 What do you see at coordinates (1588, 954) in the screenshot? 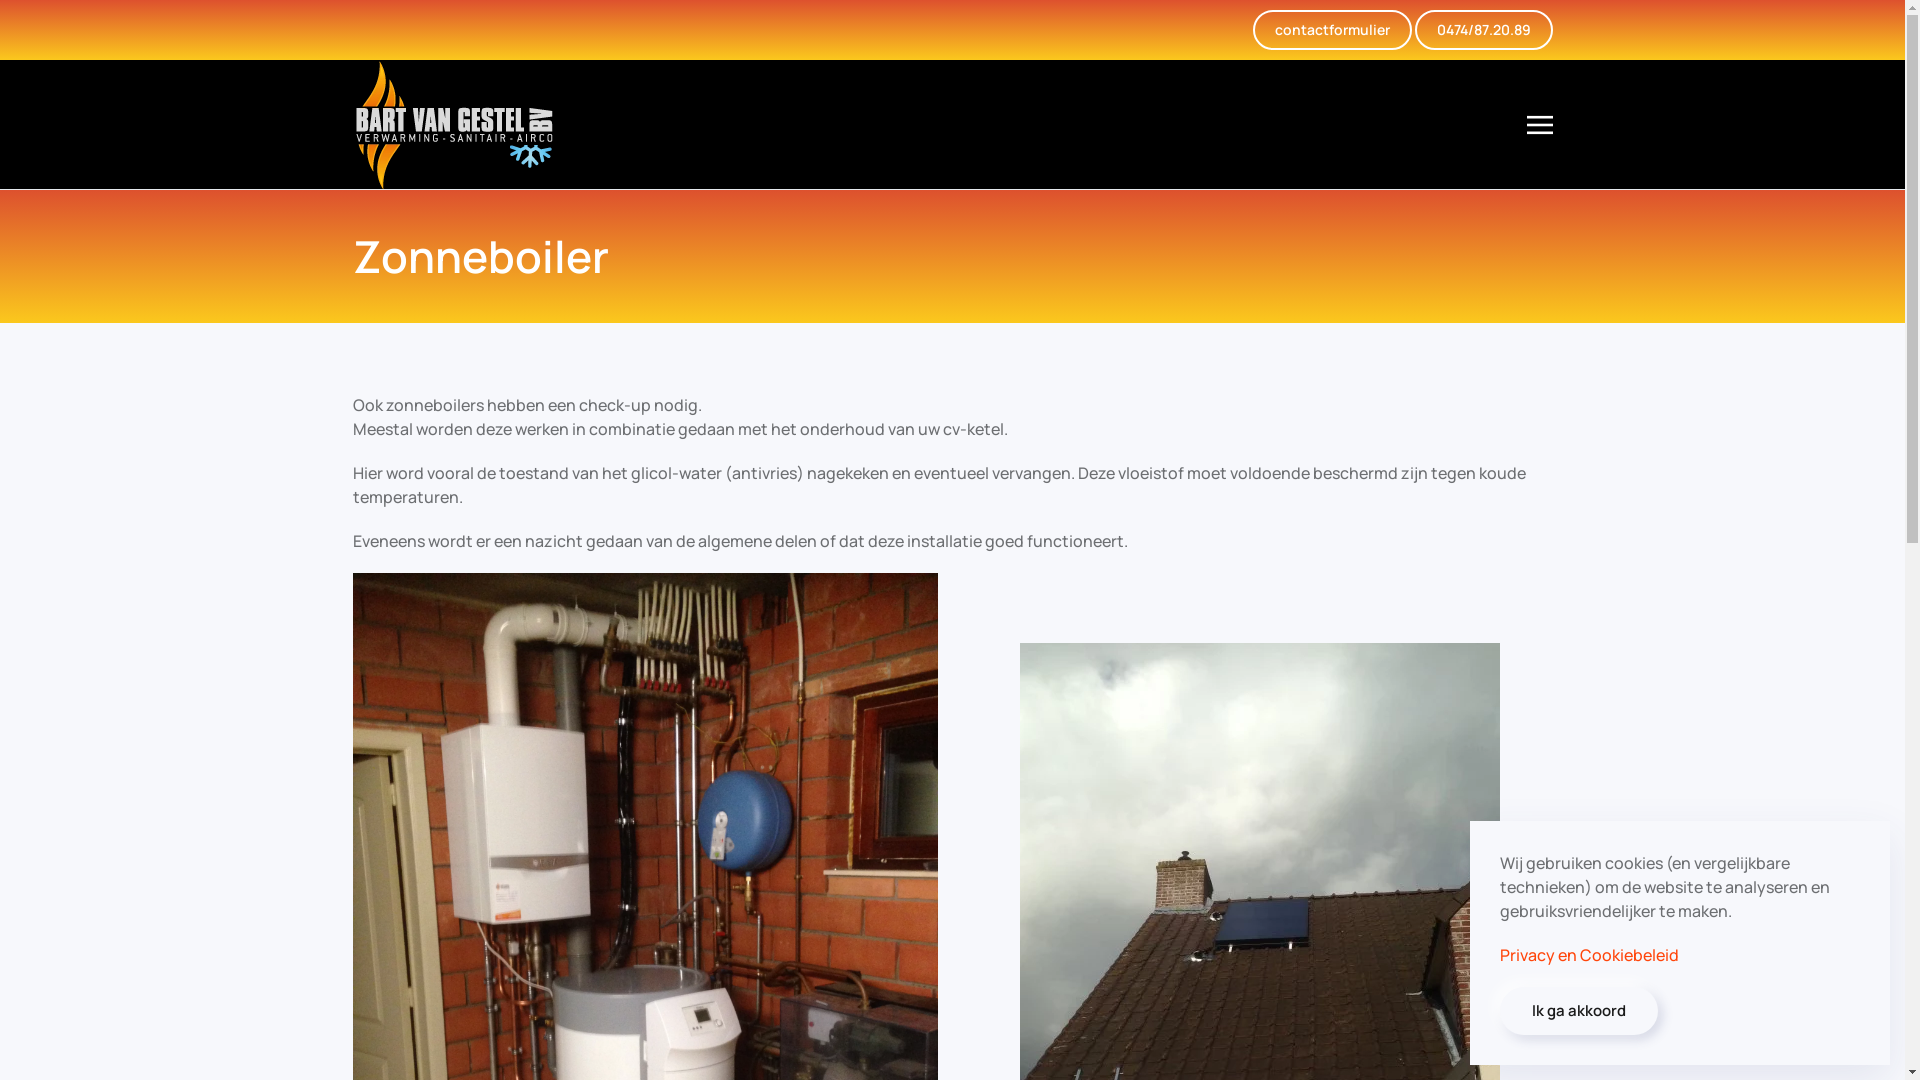
I see `'Privacy en Cookiebeleid'` at bounding box center [1588, 954].